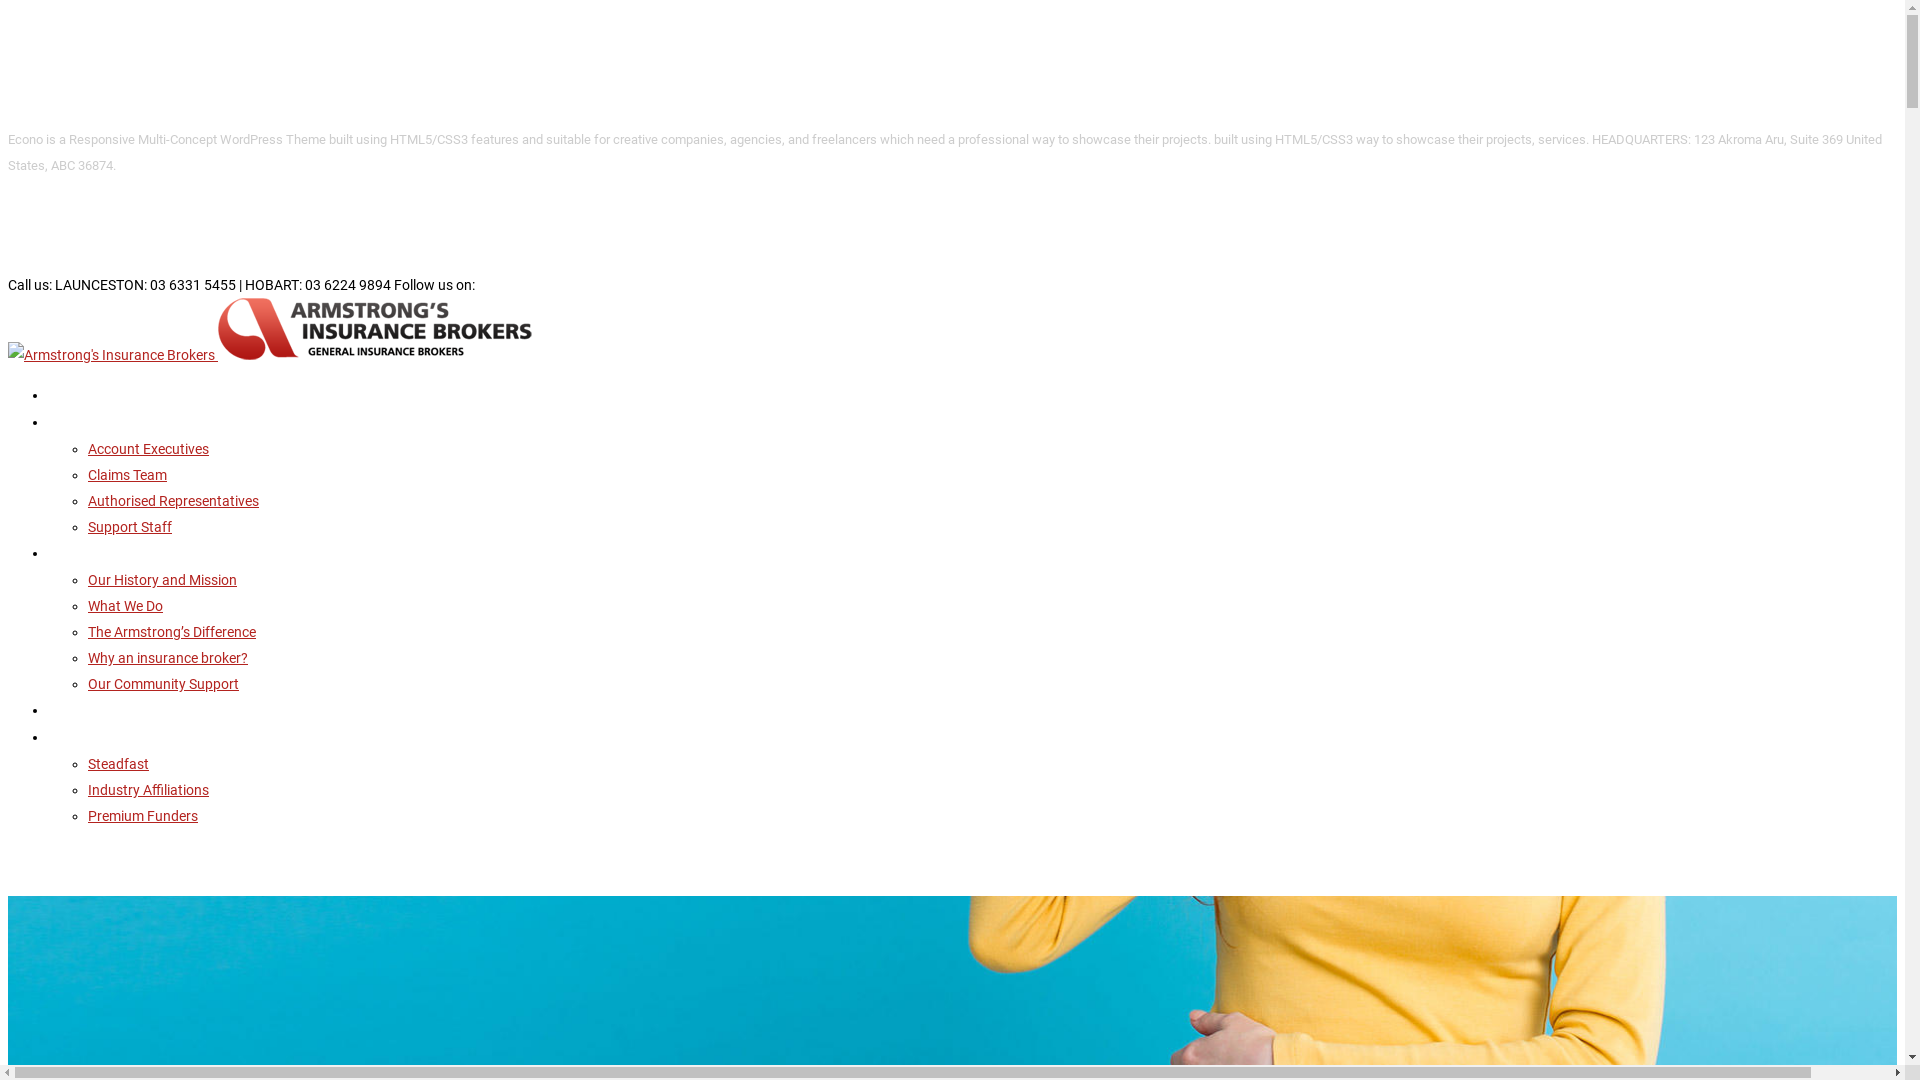  Describe the element at coordinates (86, 579) in the screenshot. I see `'Our History and Mission'` at that location.